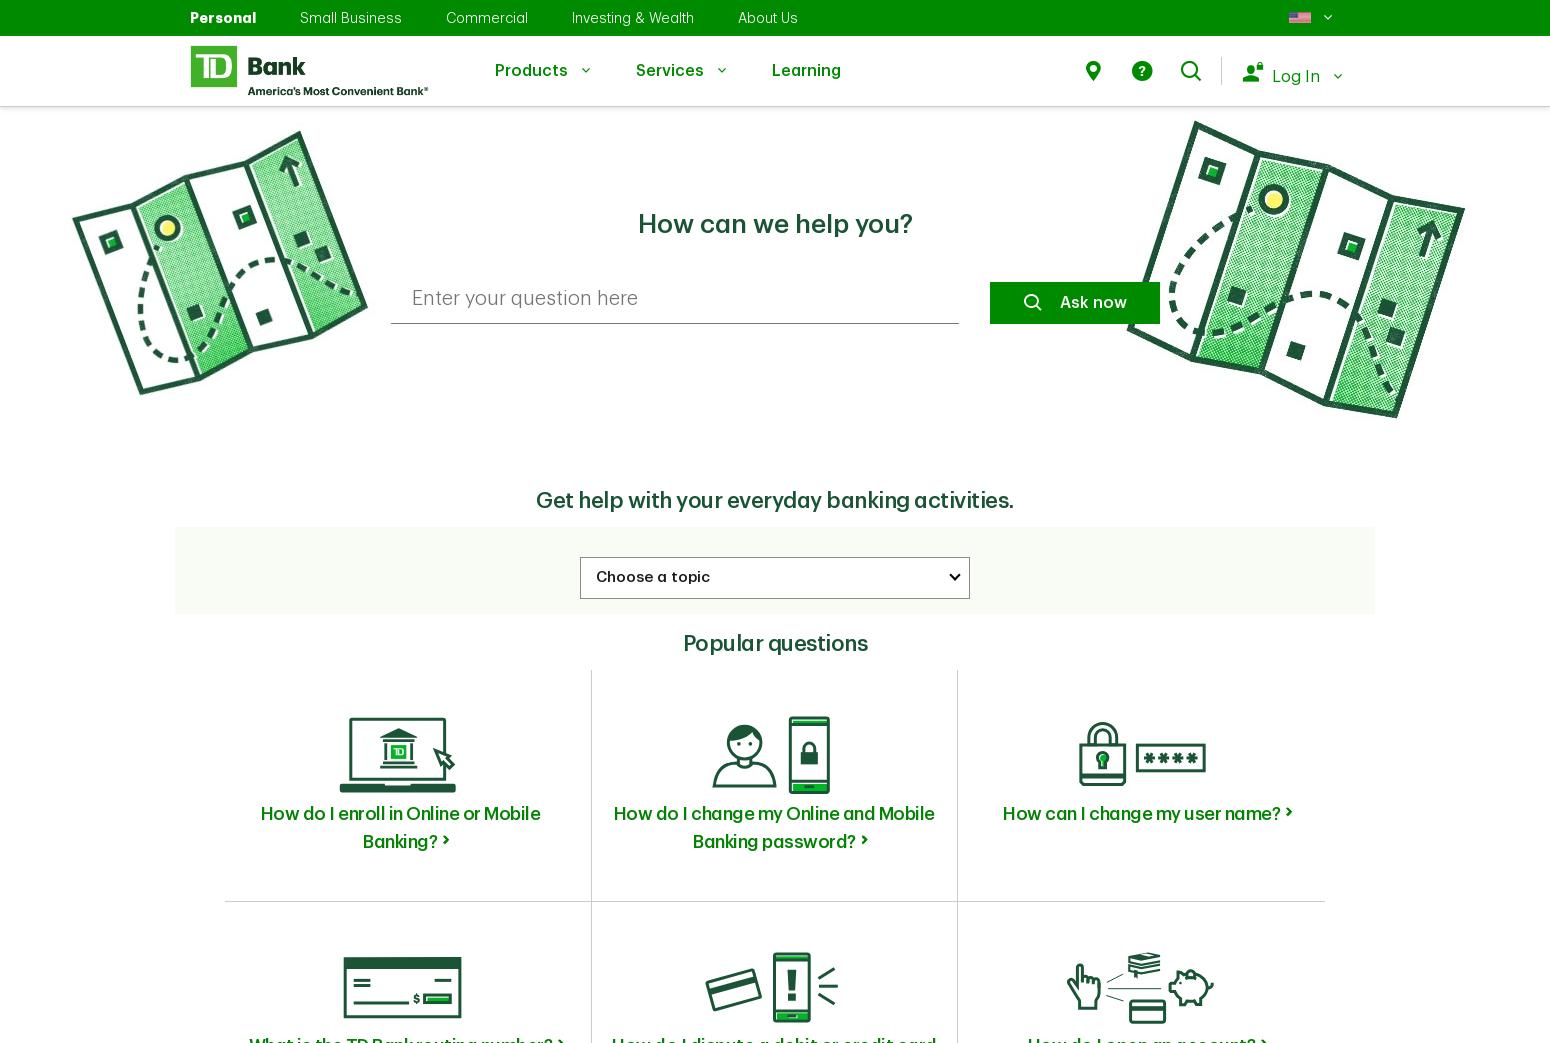 The width and height of the screenshot is (1550, 1043). Describe the element at coordinates (737, 17) in the screenshot. I see `'About Us'` at that location.